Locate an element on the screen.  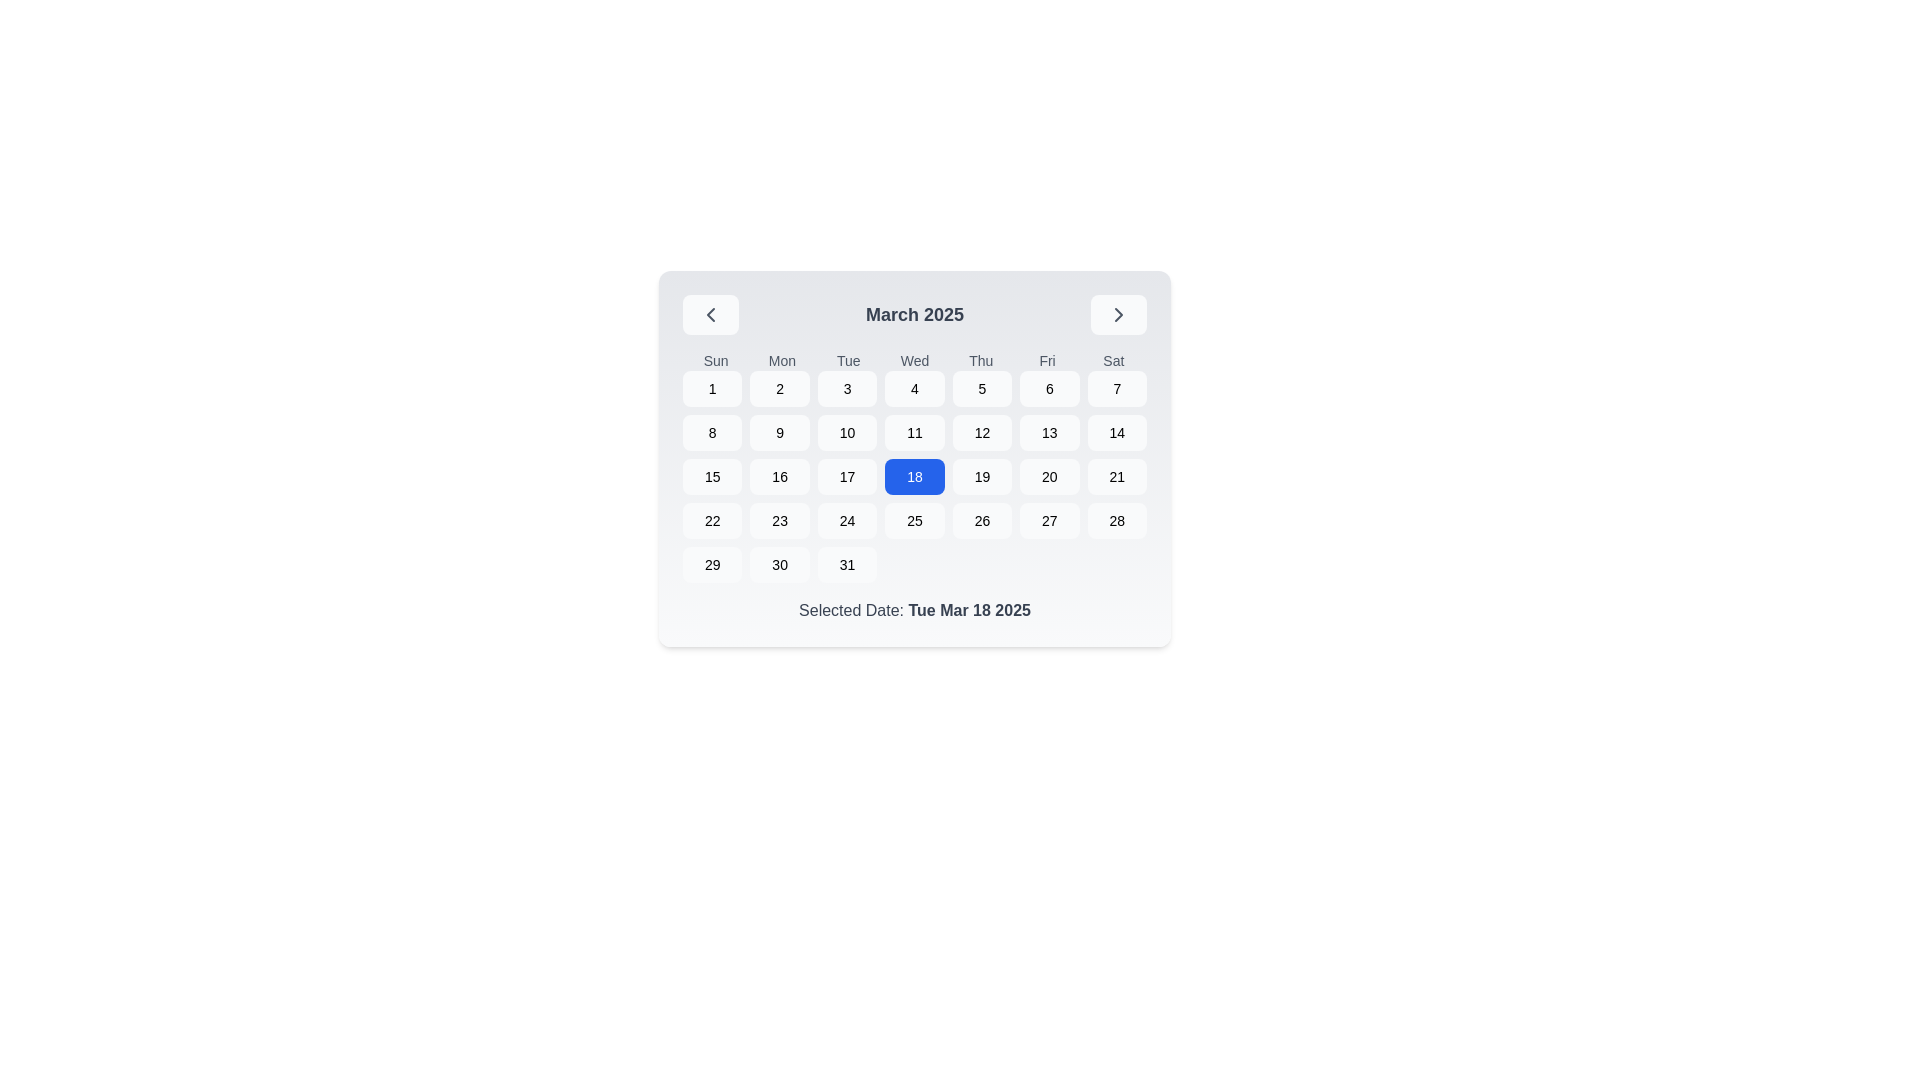
the rightward-facing chevron icon located on the right side of the calendar header, next to the 'March 2025' title to trigger visual effects is located at coordinates (1117, 315).